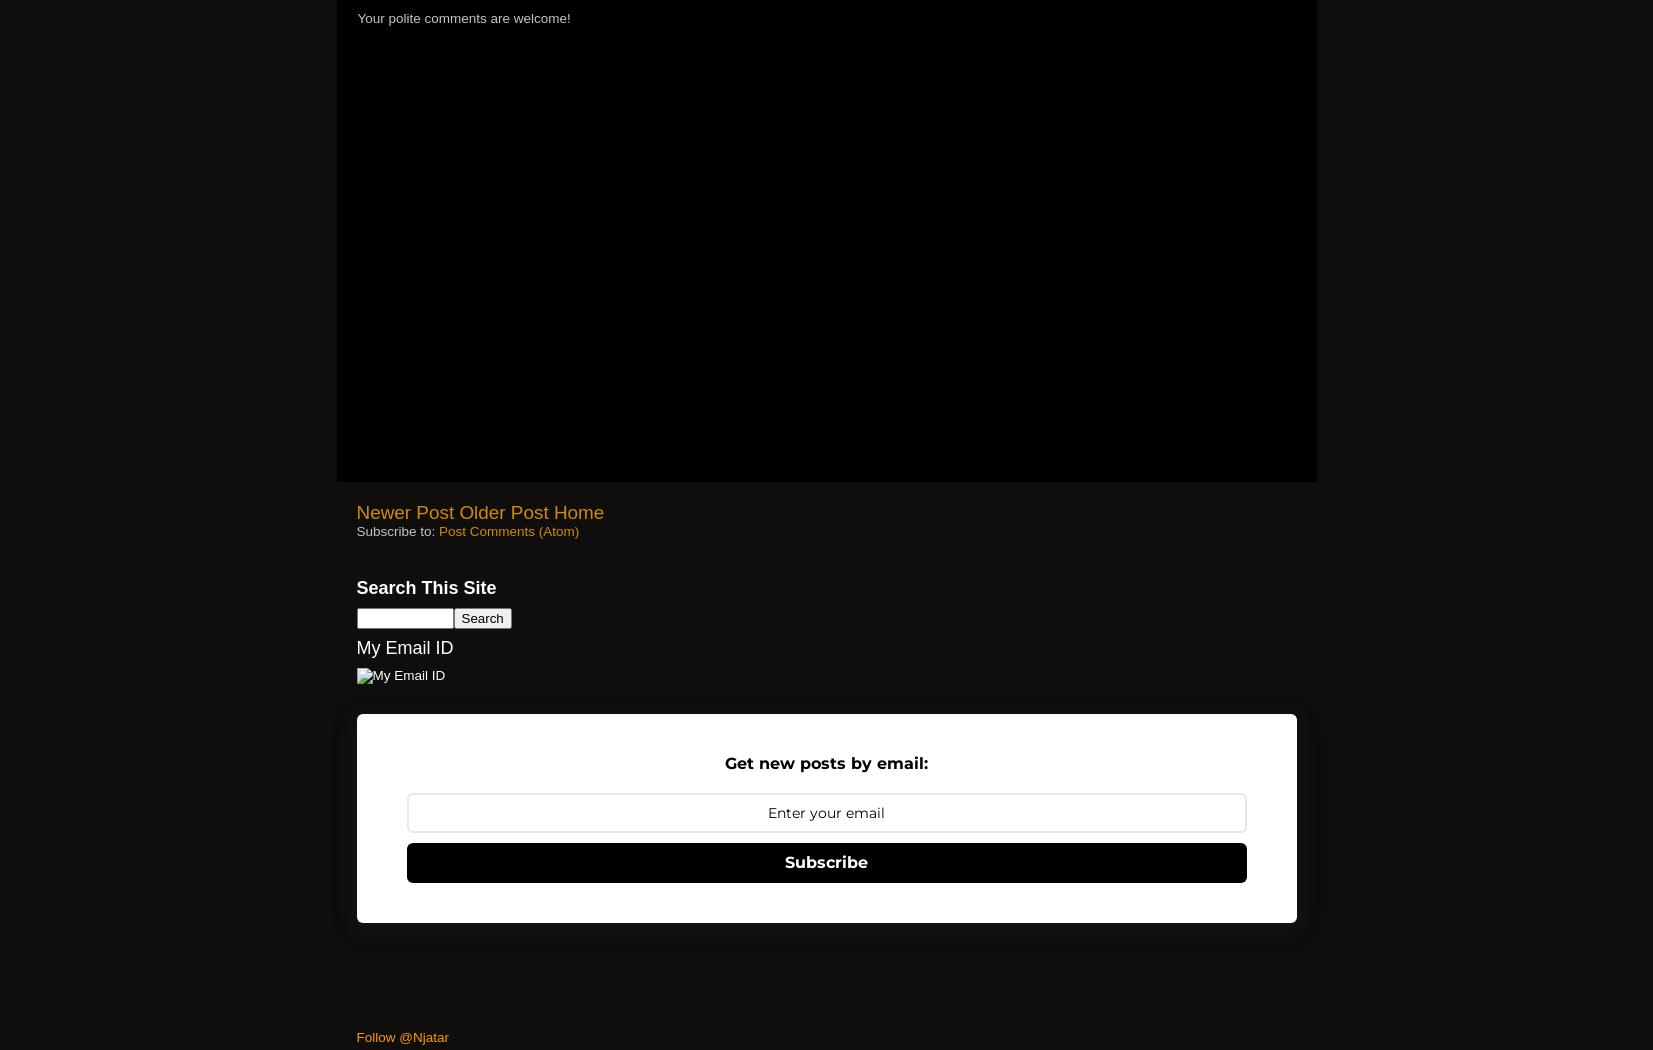 The image size is (1653, 1050). What do you see at coordinates (462, 18) in the screenshot?
I see `'Your polite comments are welcome!'` at bounding box center [462, 18].